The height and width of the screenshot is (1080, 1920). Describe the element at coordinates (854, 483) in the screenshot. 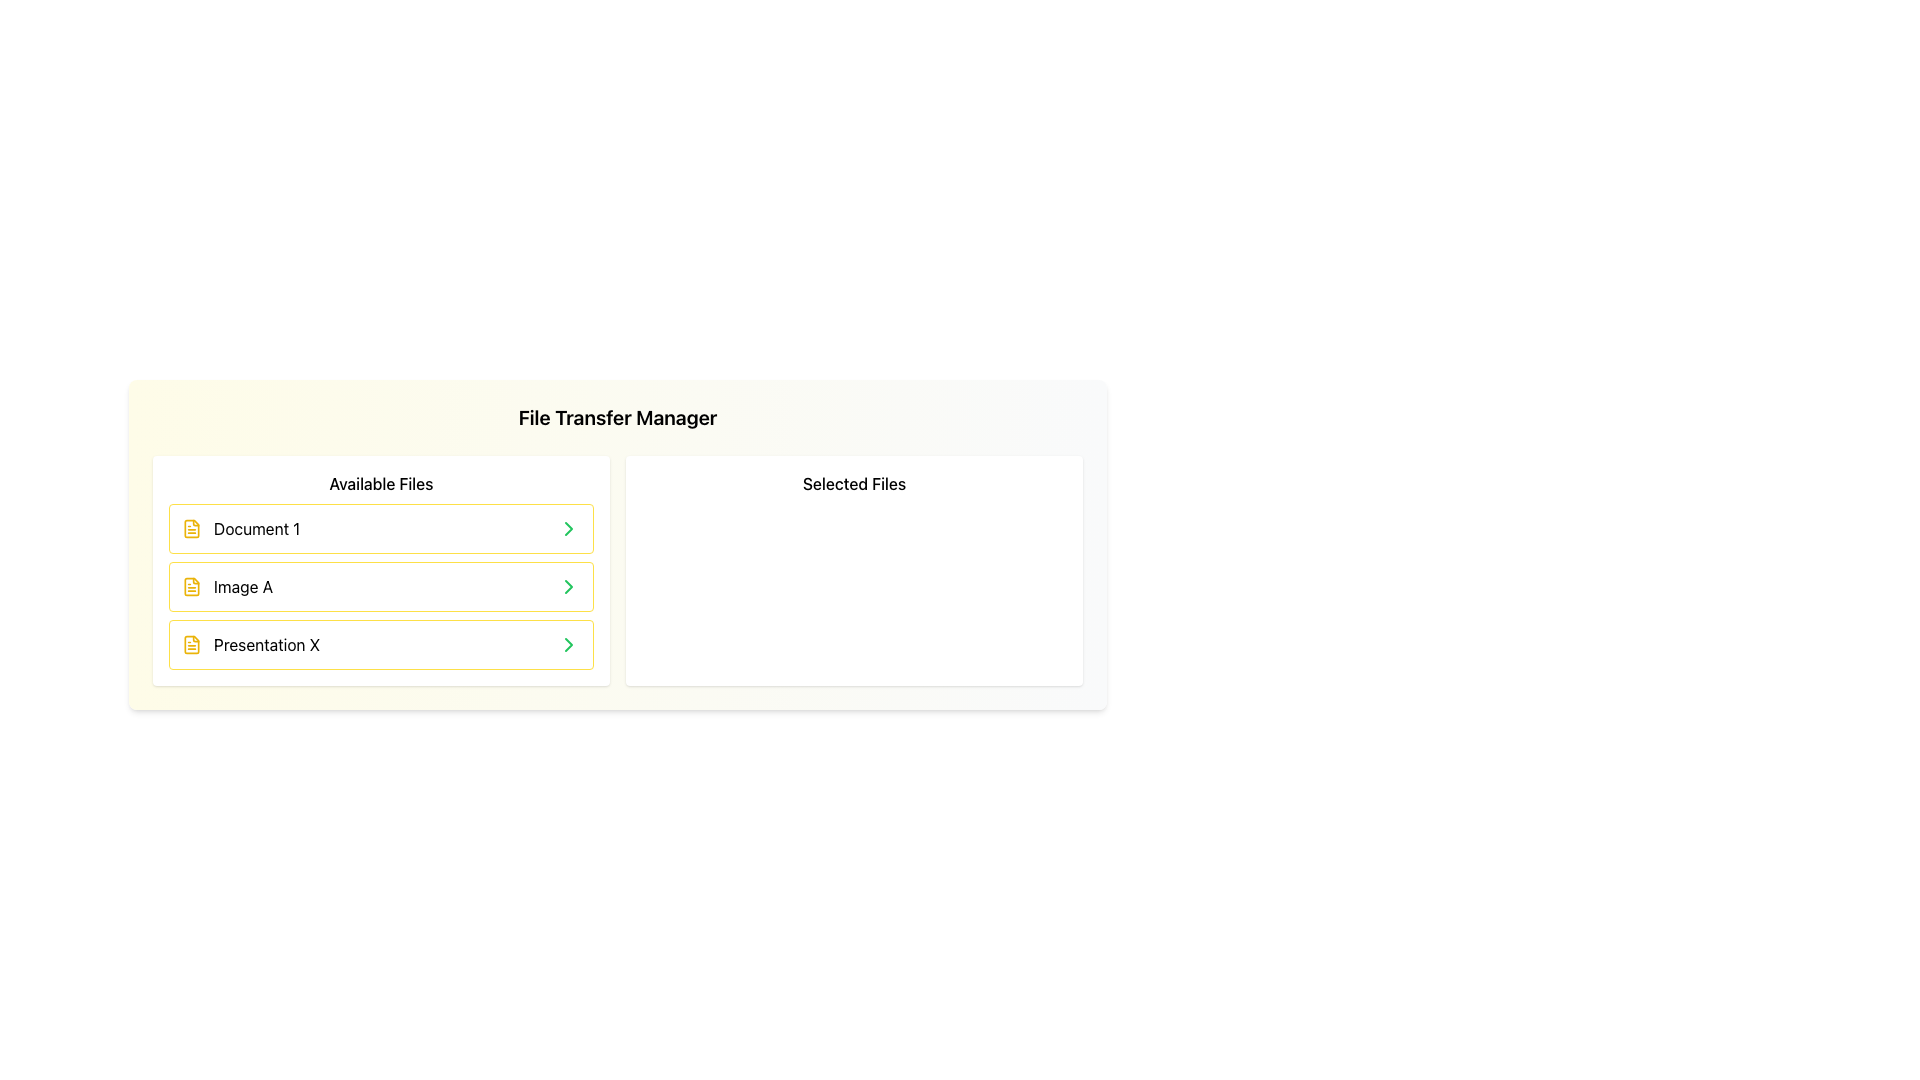

I see `the label that provides a title or heading for its associated content area, located at the top of its section on the right side of the interface` at that location.